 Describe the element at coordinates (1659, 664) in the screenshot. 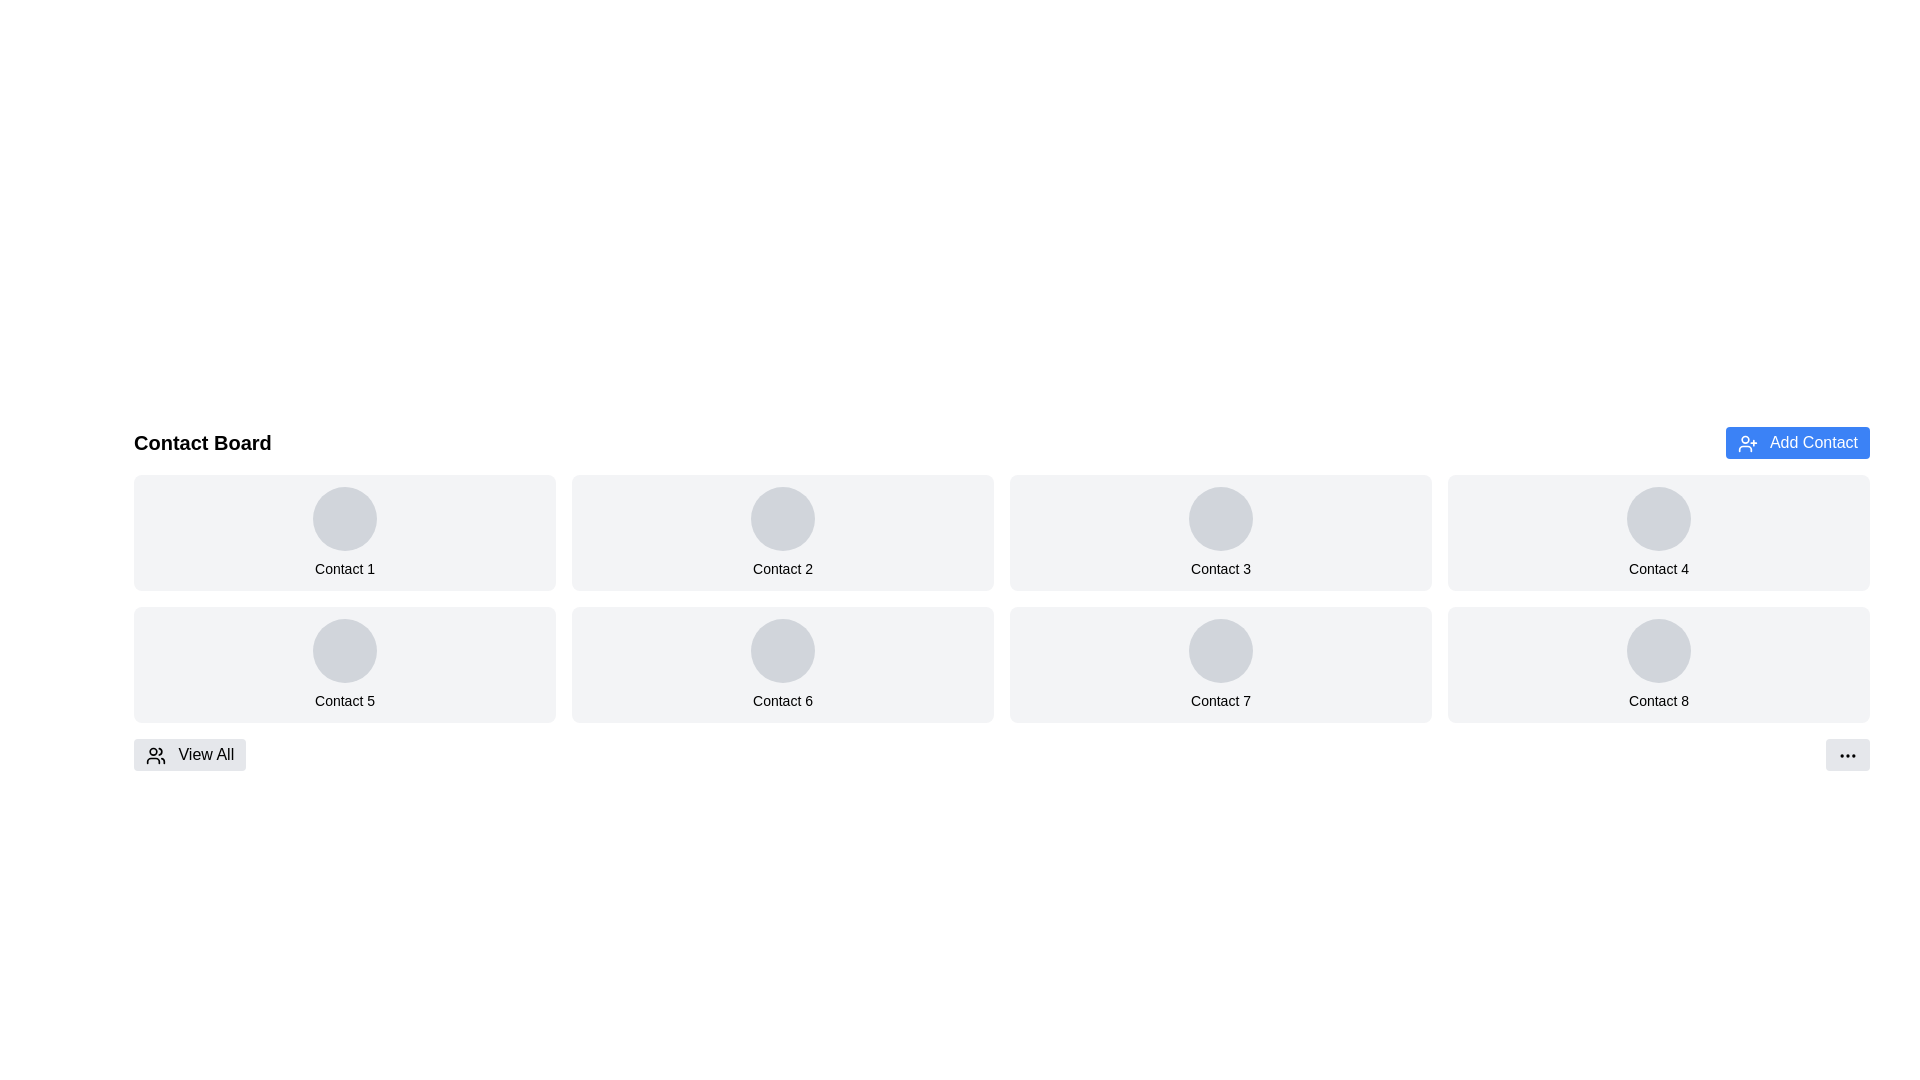

I see `the card representing 'Contact 8' which is located at the bottom-right corner of the grid layout` at that location.